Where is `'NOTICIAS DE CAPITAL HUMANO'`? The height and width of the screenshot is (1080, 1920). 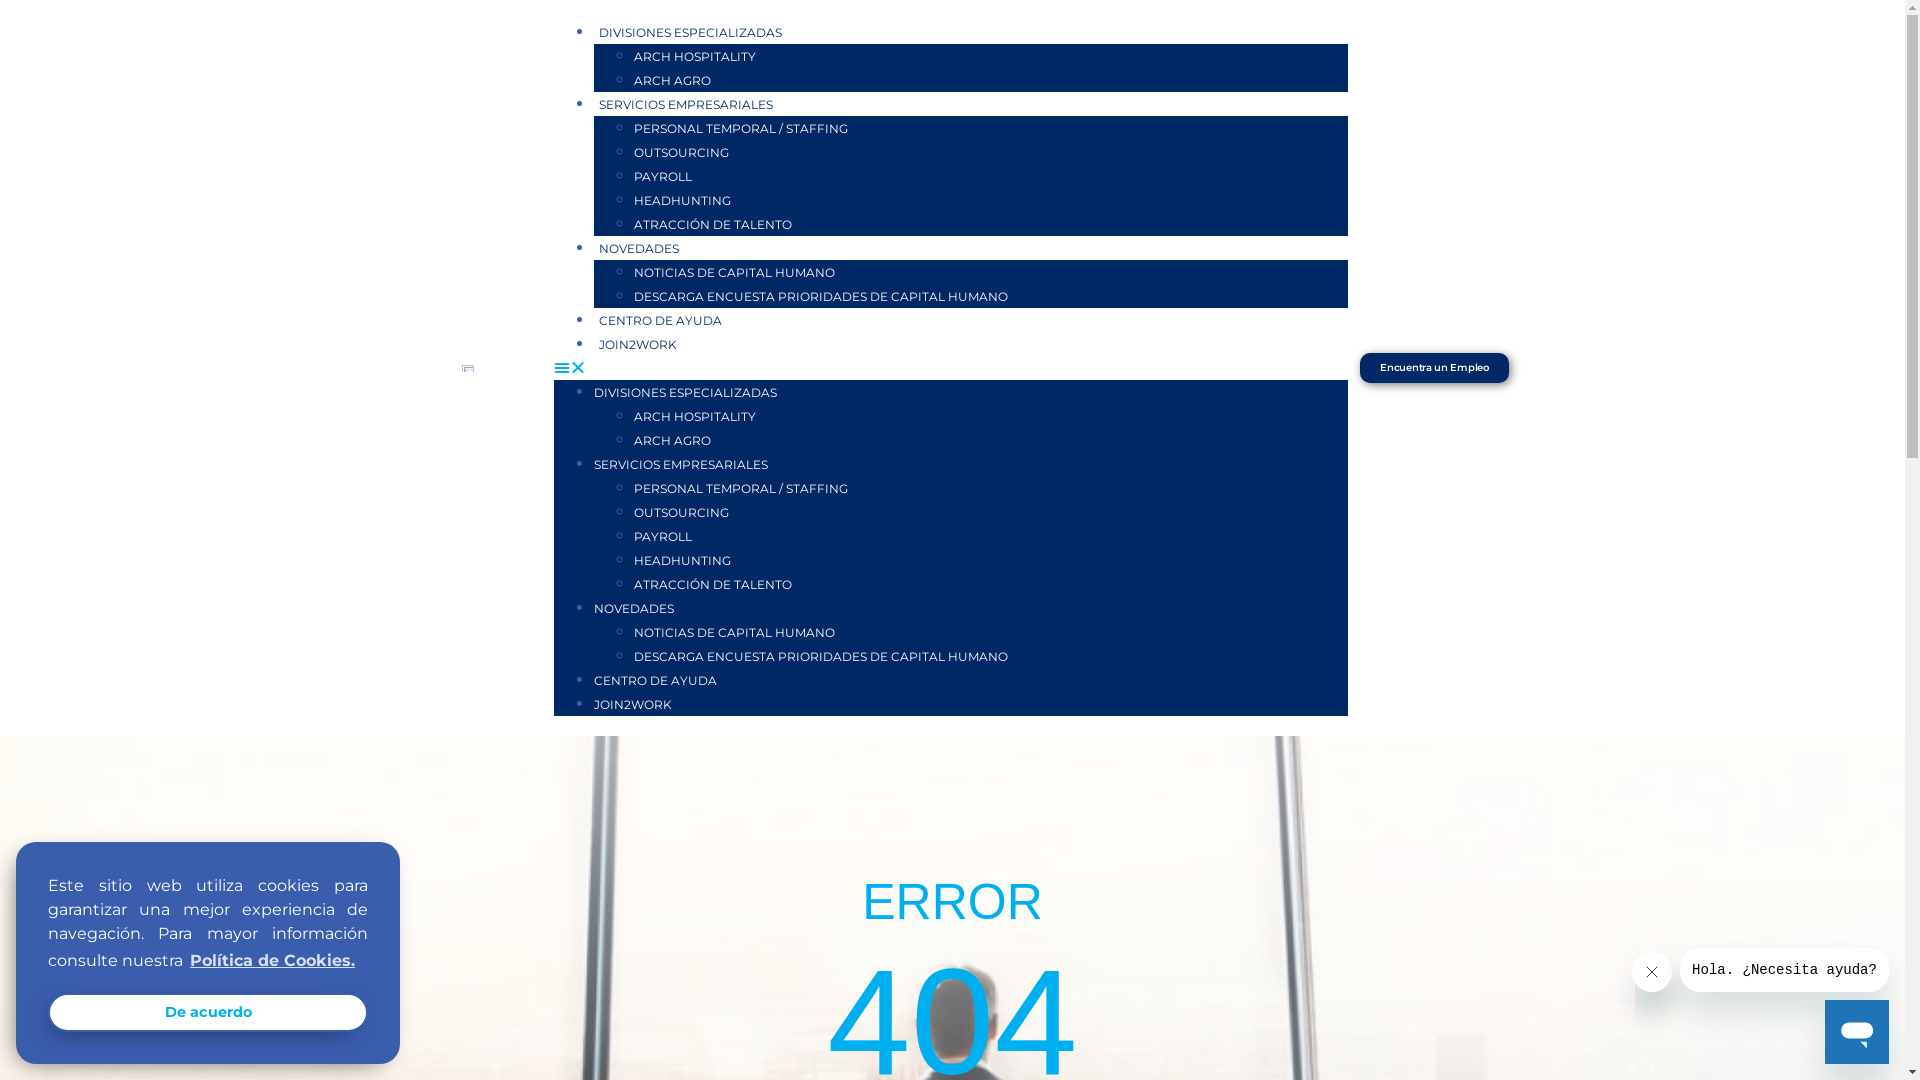
'NOTICIAS DE CAPITAL HUMANO' is located at coordinates (733, 272).